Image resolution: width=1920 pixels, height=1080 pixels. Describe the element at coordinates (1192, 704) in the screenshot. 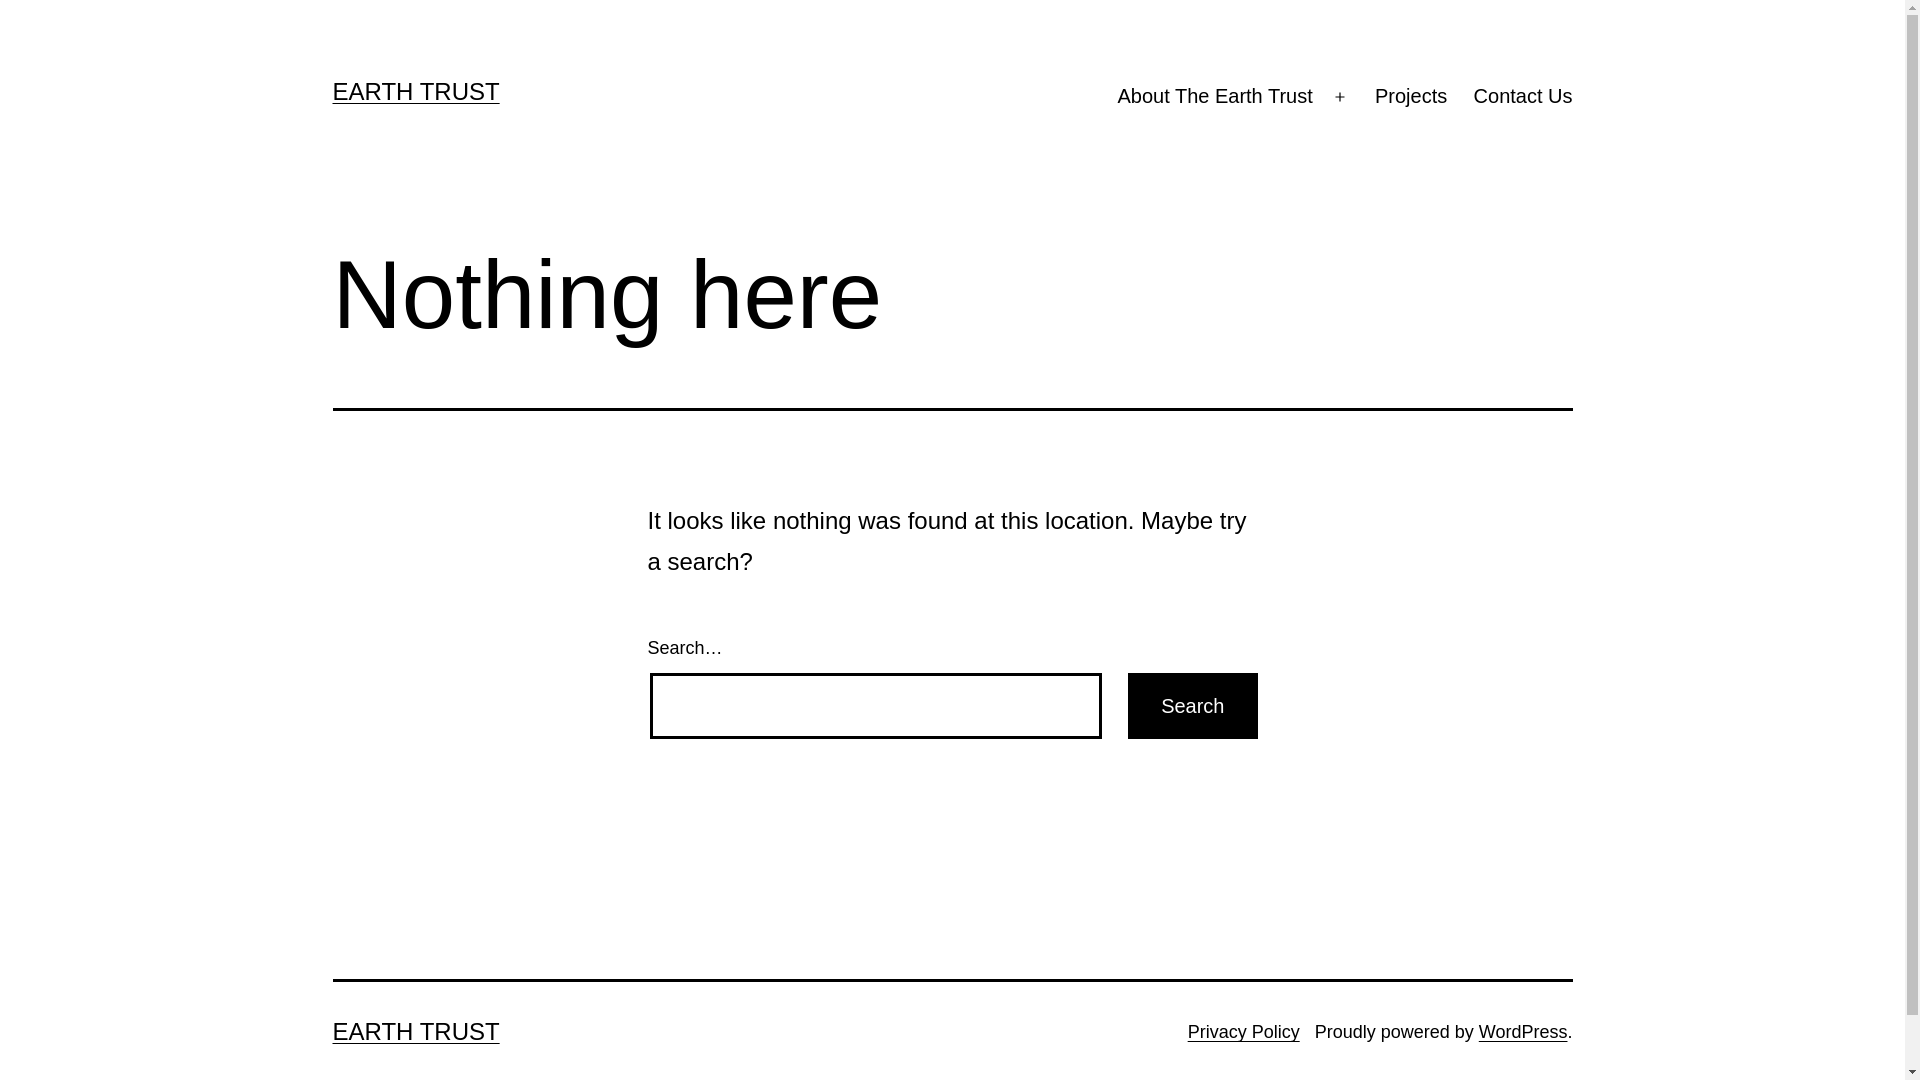

I see `'Search'` at that location.